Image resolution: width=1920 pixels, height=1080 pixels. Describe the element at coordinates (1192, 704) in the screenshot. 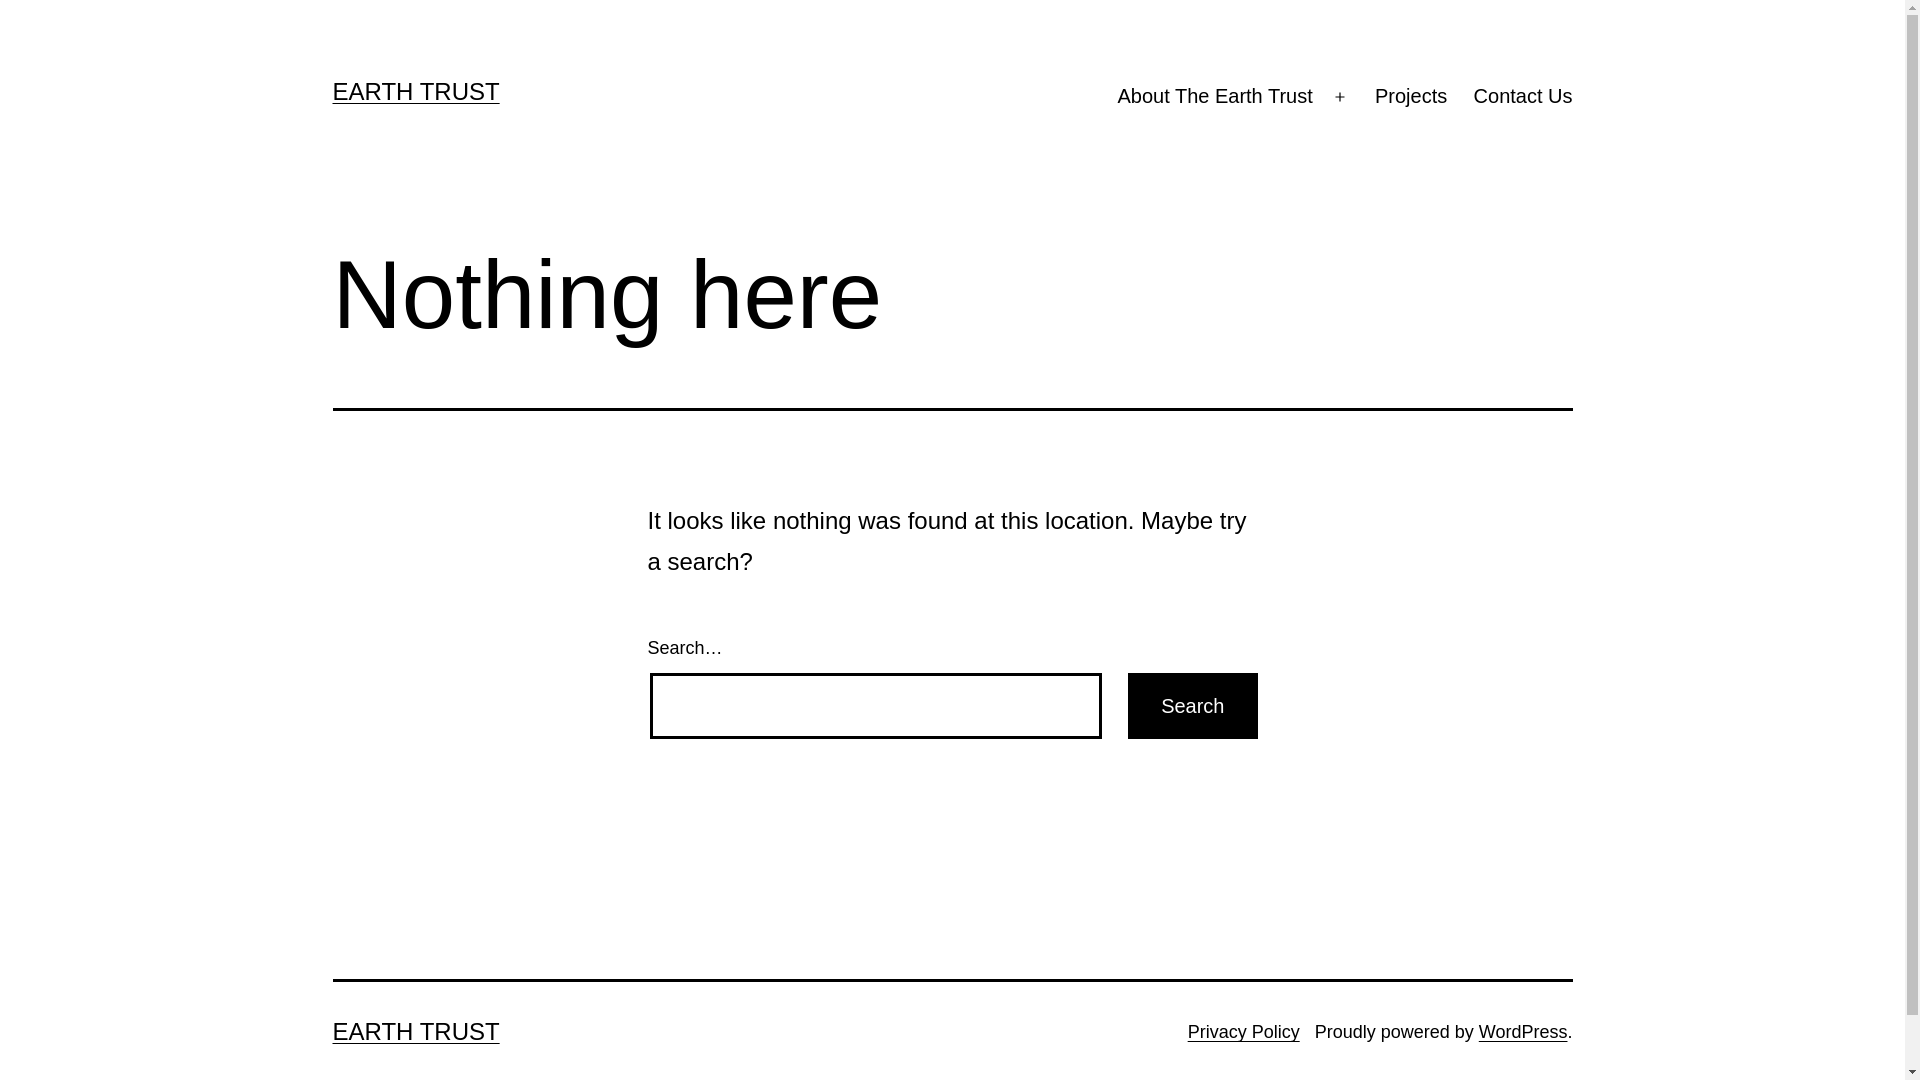

I see `'Search'` at that location.